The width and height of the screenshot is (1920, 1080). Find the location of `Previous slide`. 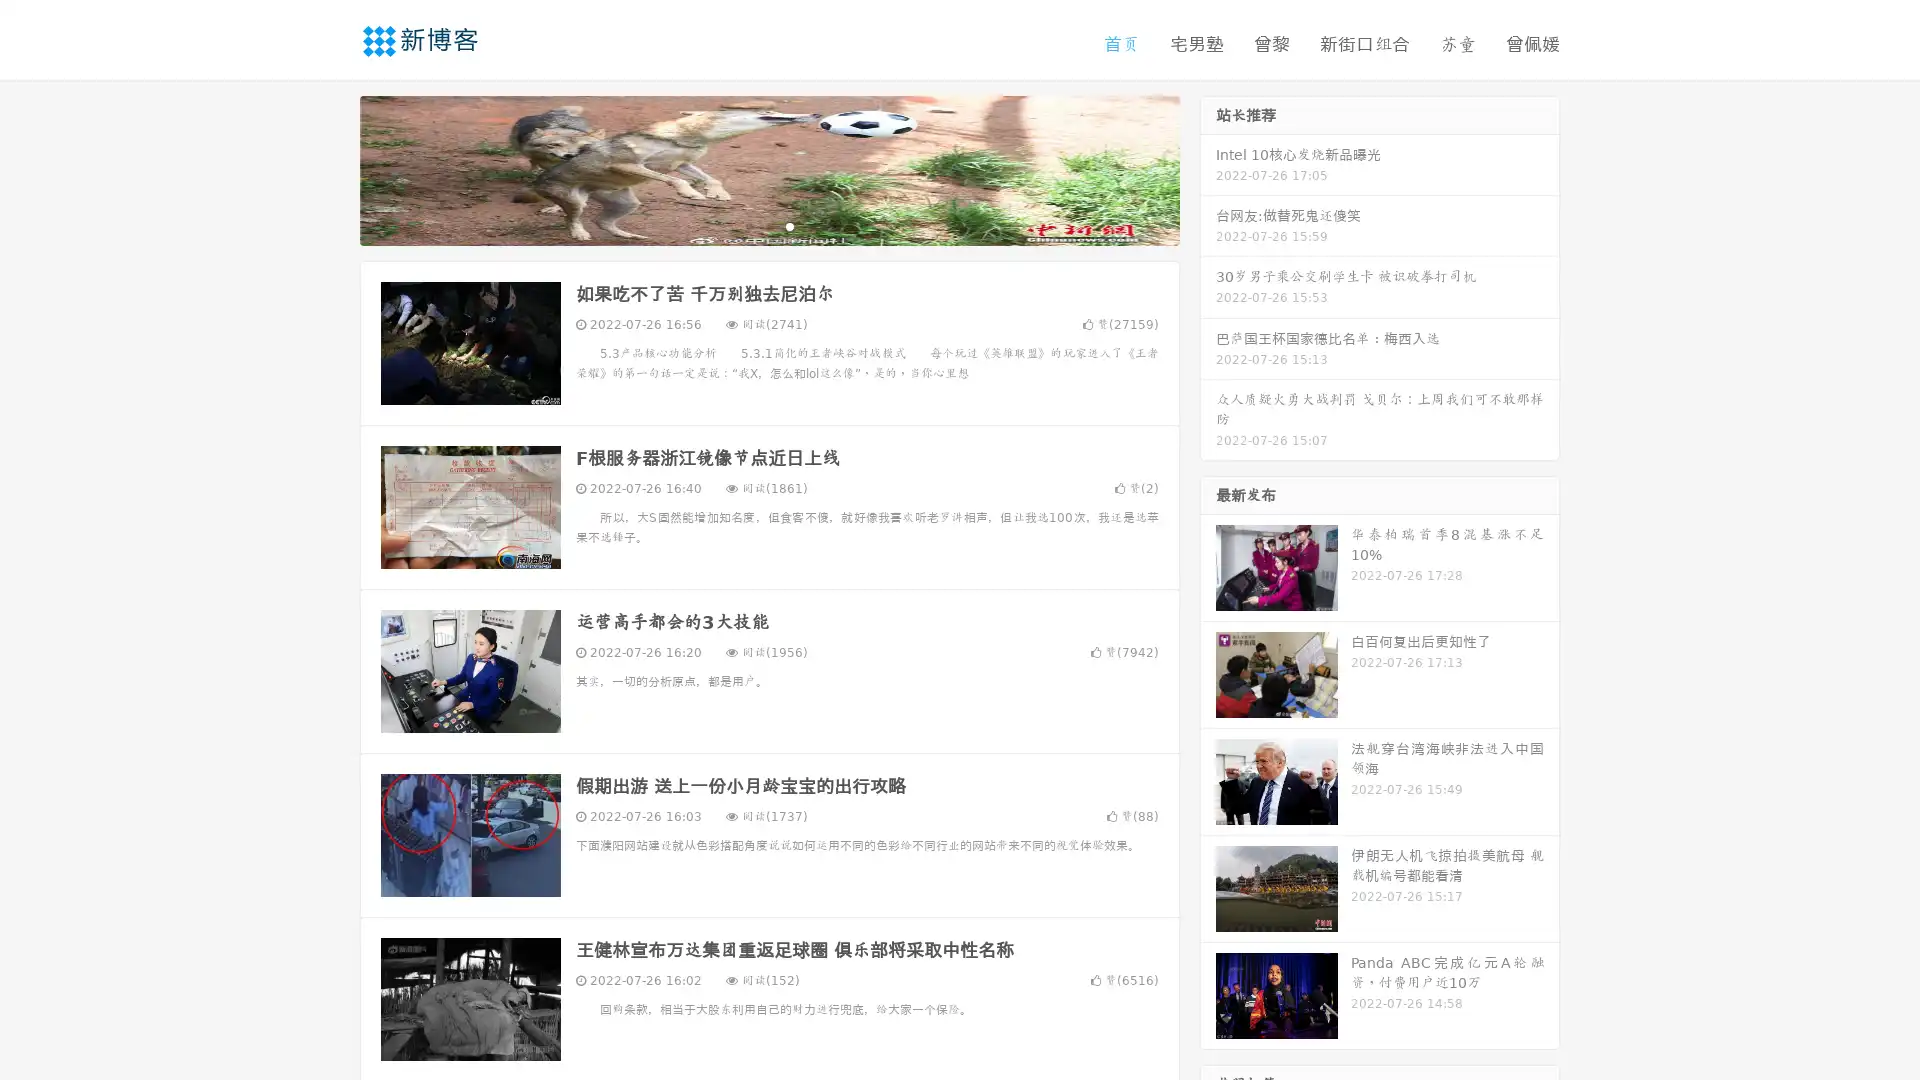

Previous slide is located at coordinates (330, 168).